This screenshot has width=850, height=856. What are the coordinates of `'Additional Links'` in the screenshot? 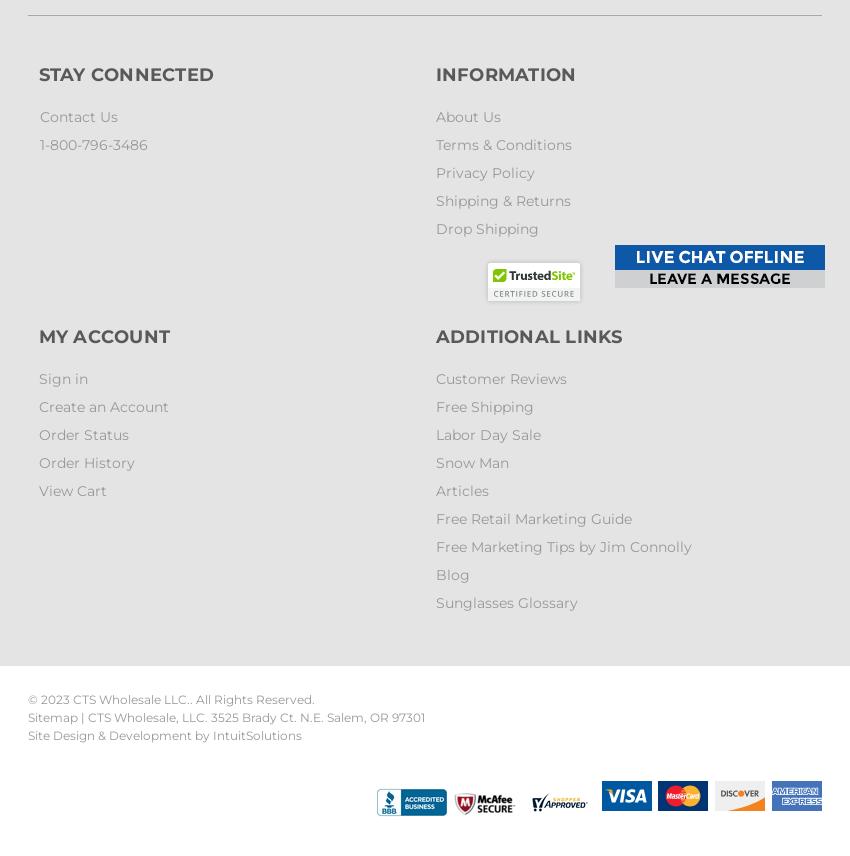 It's located at (527, 336).